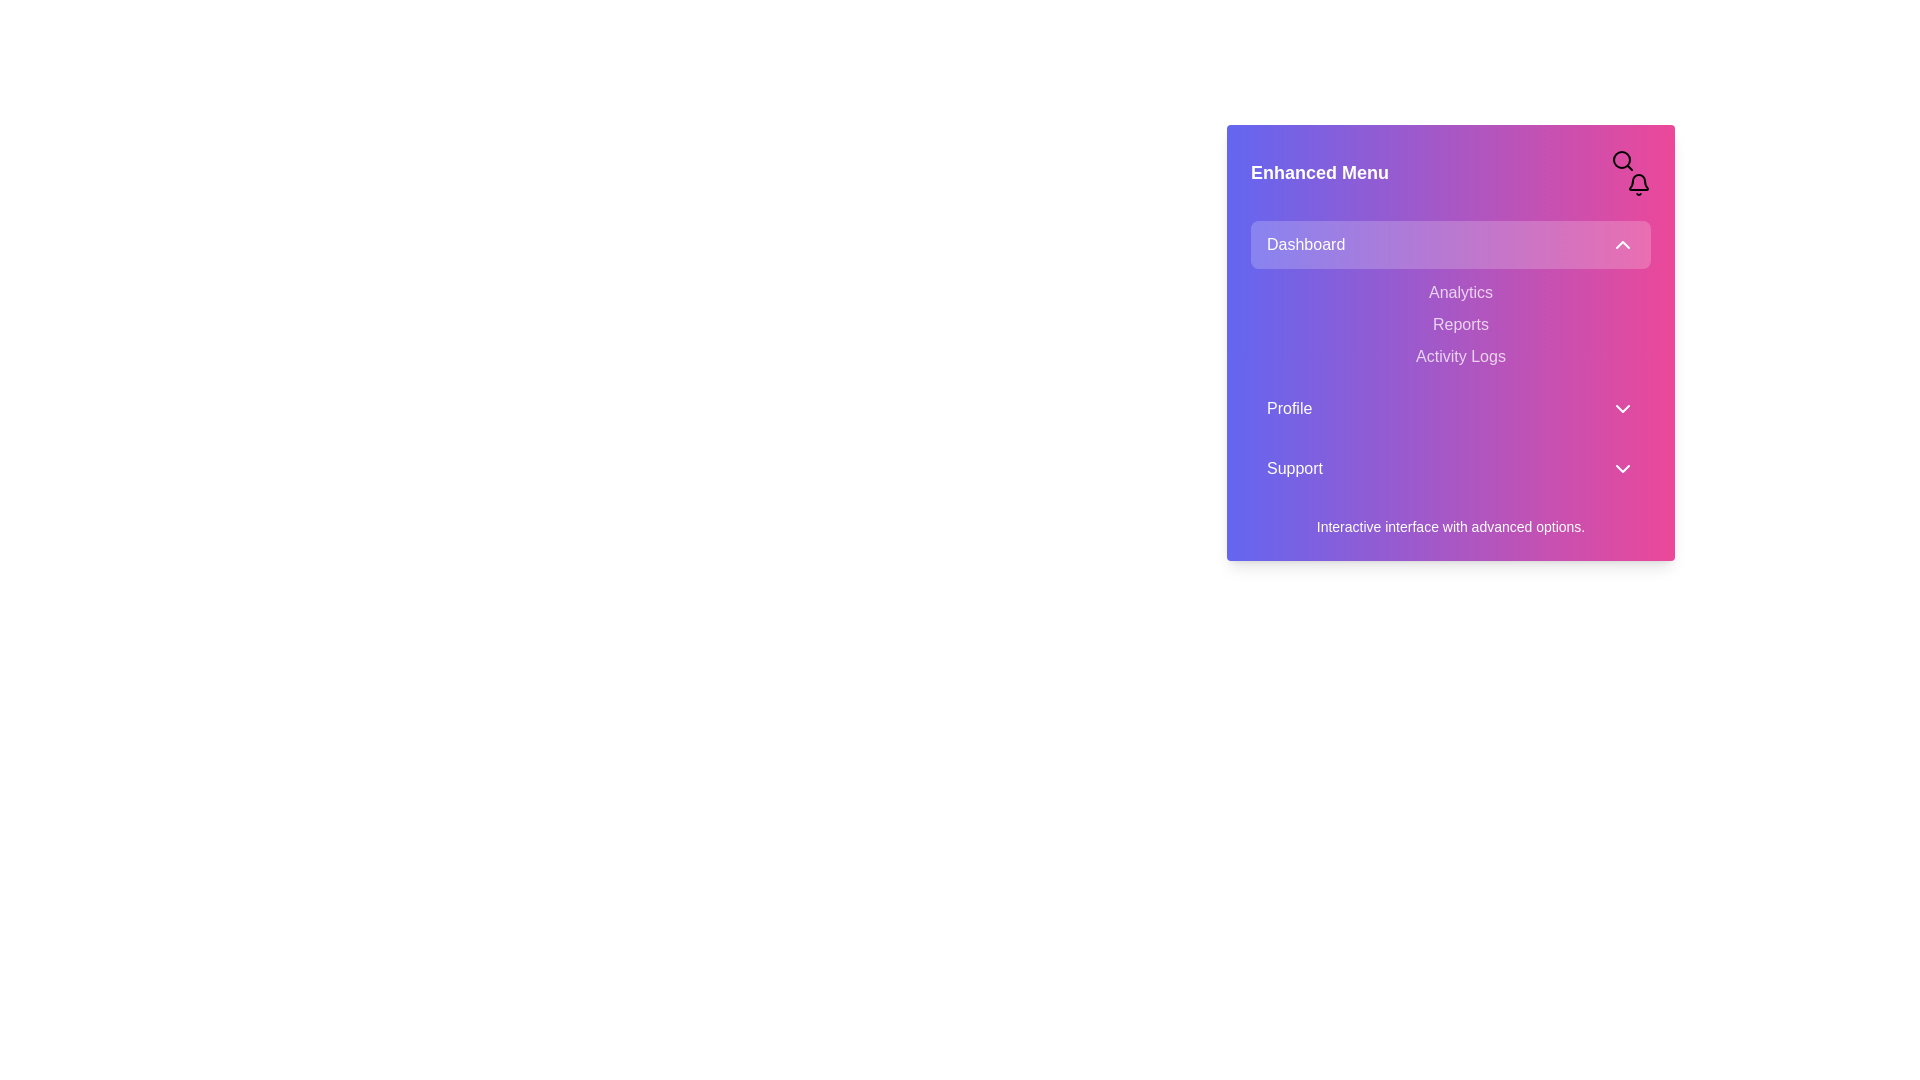  Describe the element at coordinates (1460, 293) in the screenshot. I see `the 'Analytics' menu option located below the 'Dashboard' header, which is the topmost item in the menu group of three options` at that location.